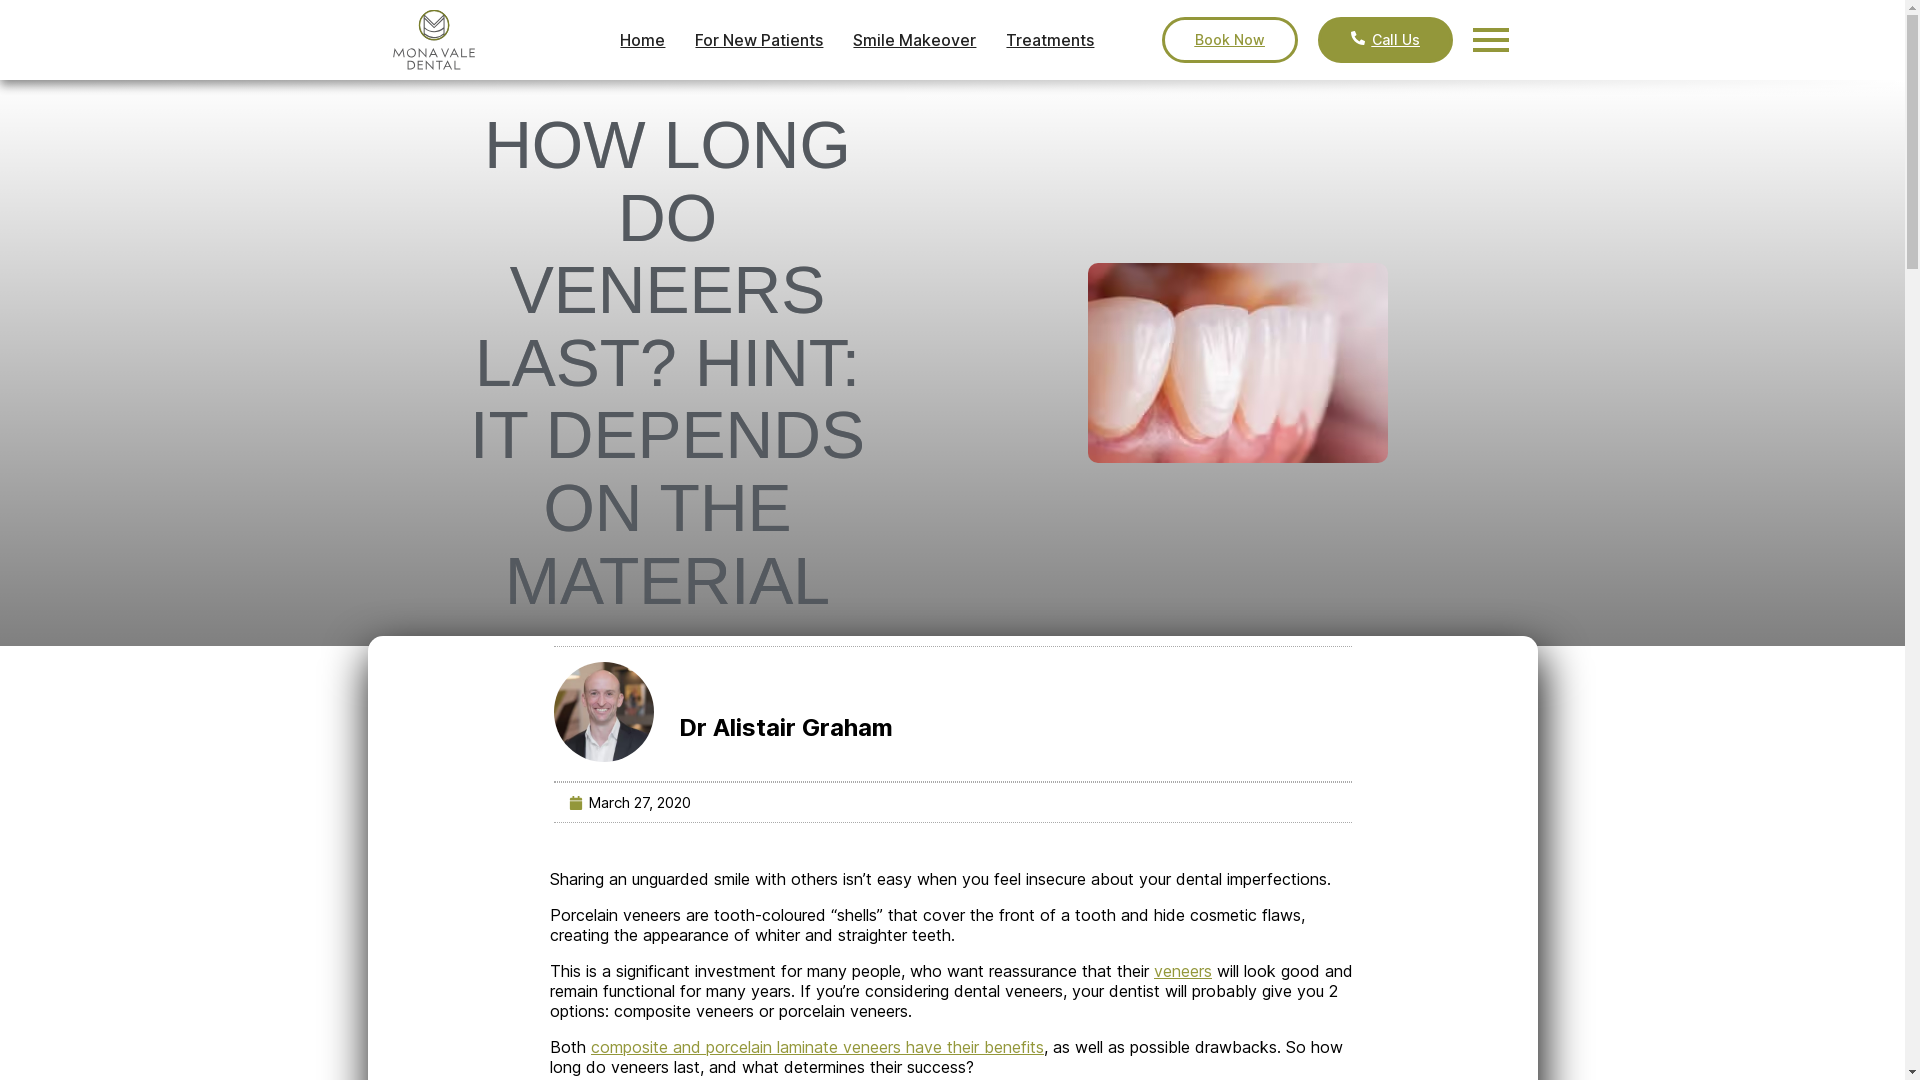 This screenshot has width=1920, height=1080. What do you see at coordinates (1049, 39) in the screenshot?
I see `'Treatments'` at bounding box center [1049, 39].